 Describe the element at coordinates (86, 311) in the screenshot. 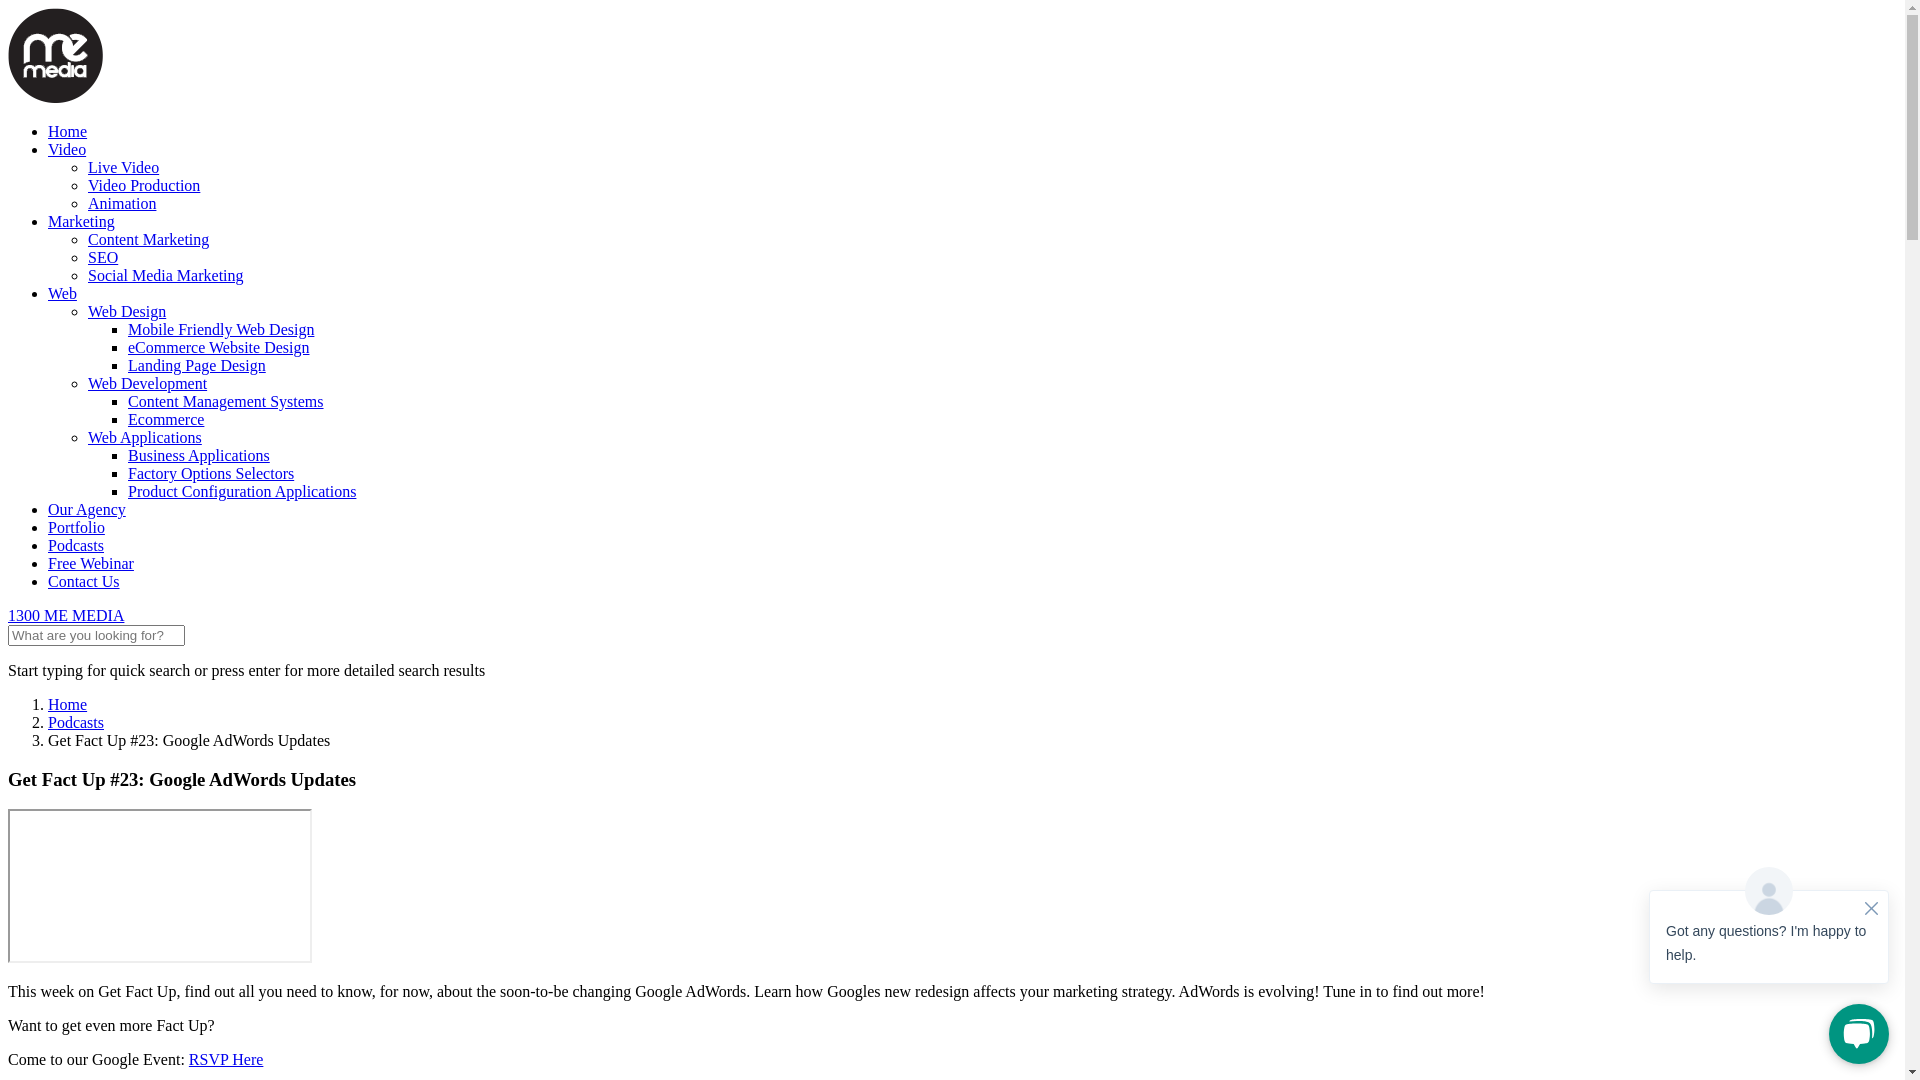

I see `'Web Design'` at that location.